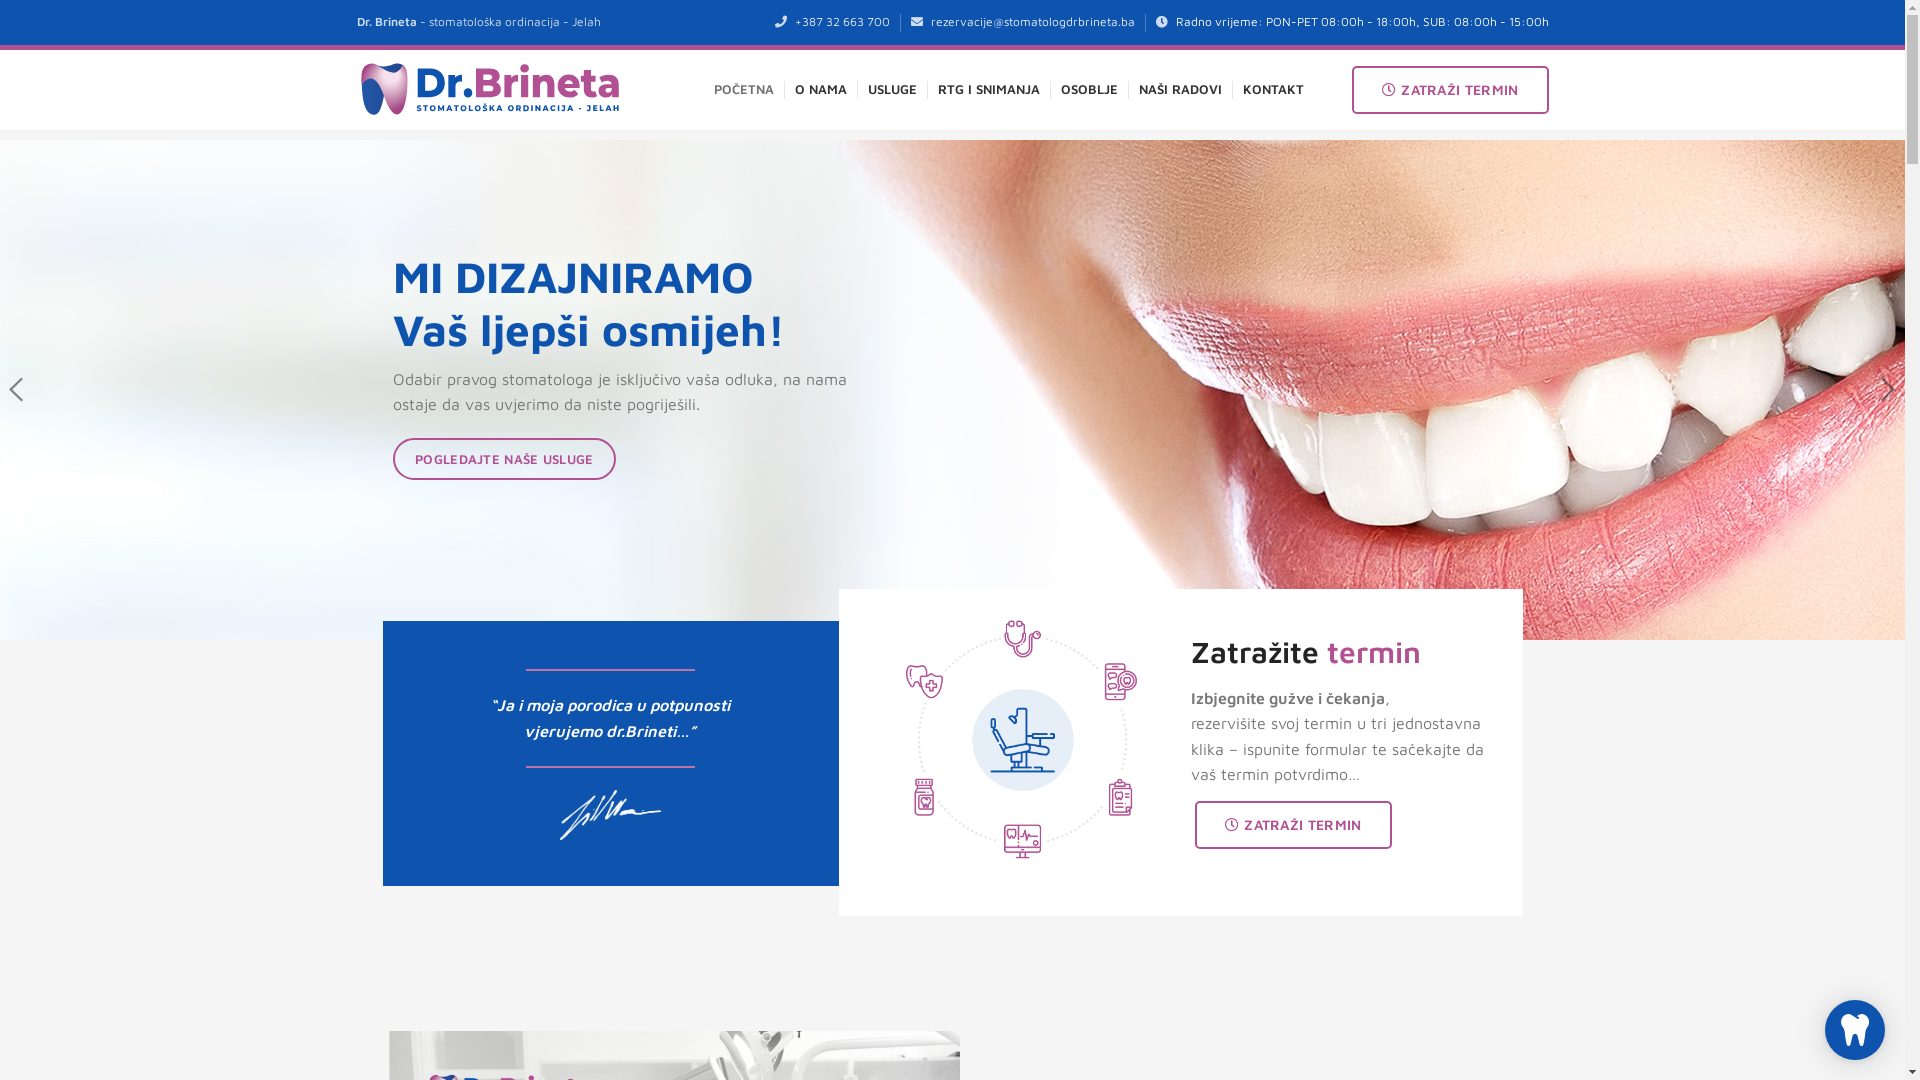  What do you see at coordinates (1032, 21) in the screenshot?
I see `'rezervacije@stomatologdrbrineta.ba'` at bounding box center [1032, 21].